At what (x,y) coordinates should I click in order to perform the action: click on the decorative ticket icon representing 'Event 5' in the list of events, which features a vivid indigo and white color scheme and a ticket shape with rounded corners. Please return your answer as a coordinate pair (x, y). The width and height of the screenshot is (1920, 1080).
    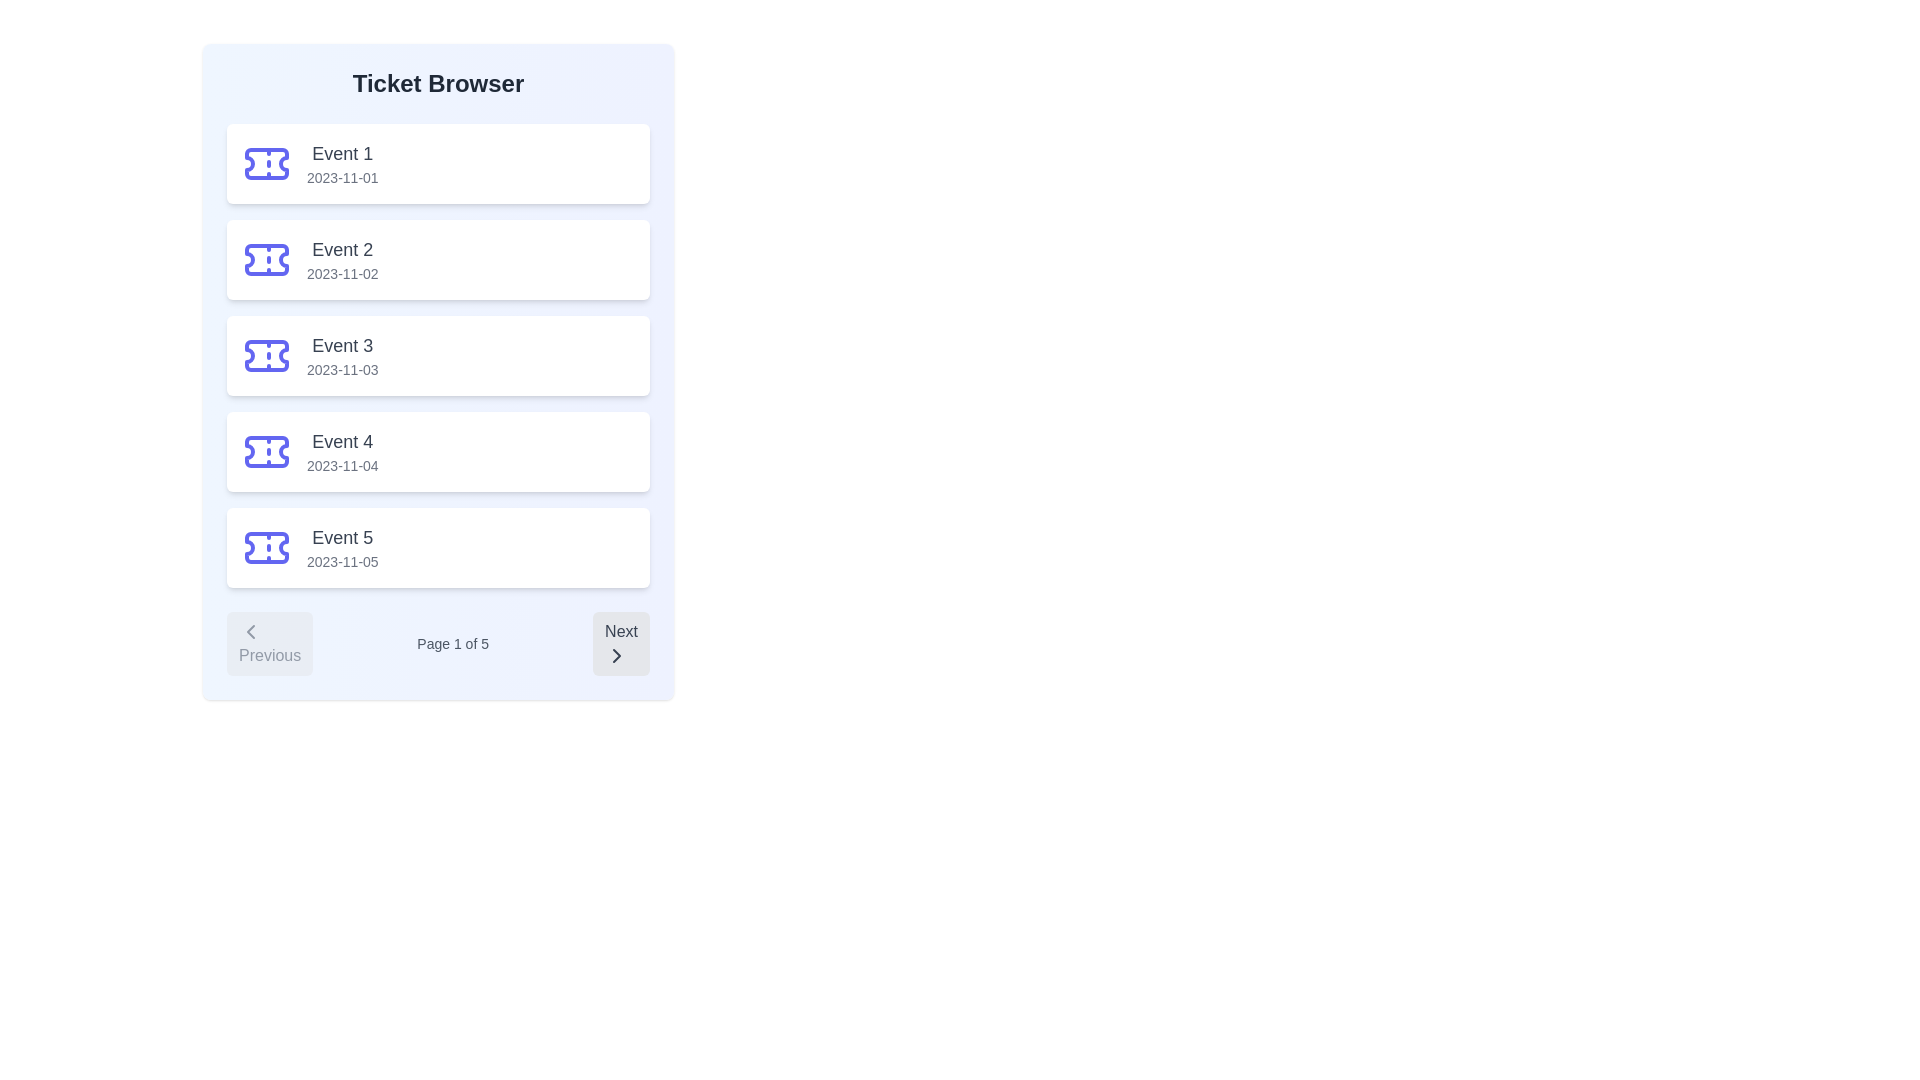
    Looking at the image, I should click on (266, 547).